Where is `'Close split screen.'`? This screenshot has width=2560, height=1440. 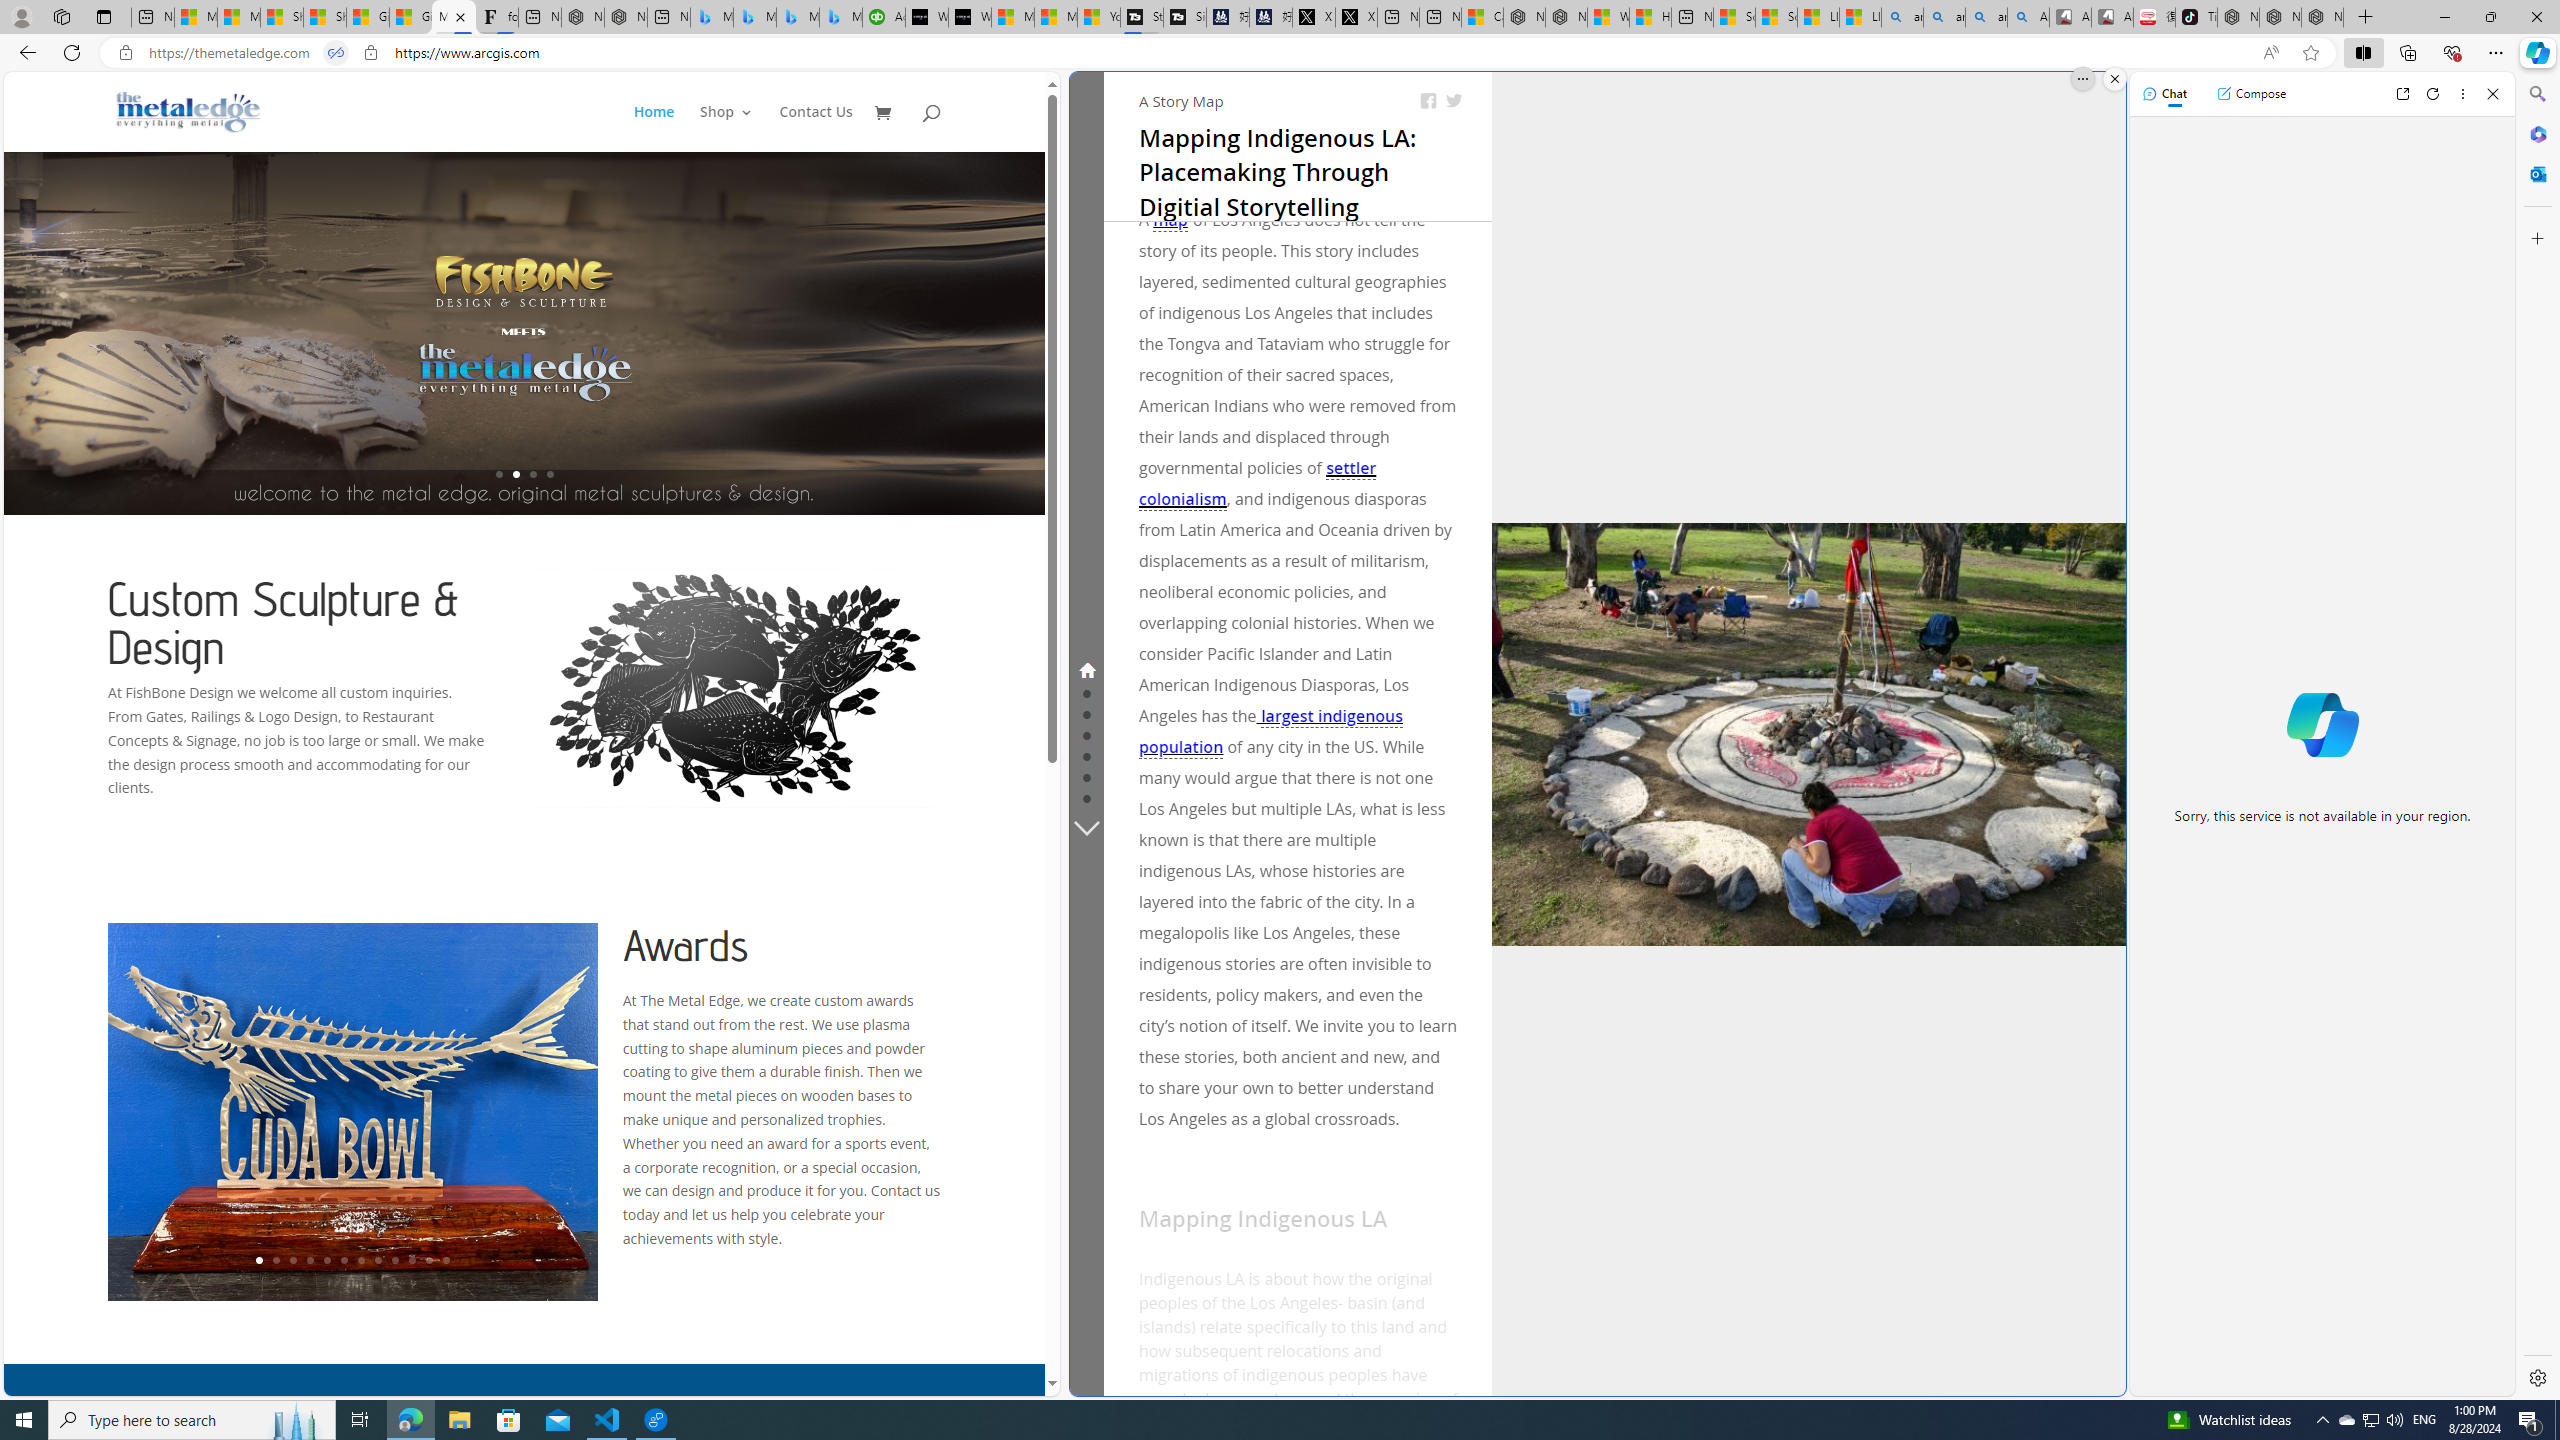 'Close split screen.' is located at coordinates (2113, 78).